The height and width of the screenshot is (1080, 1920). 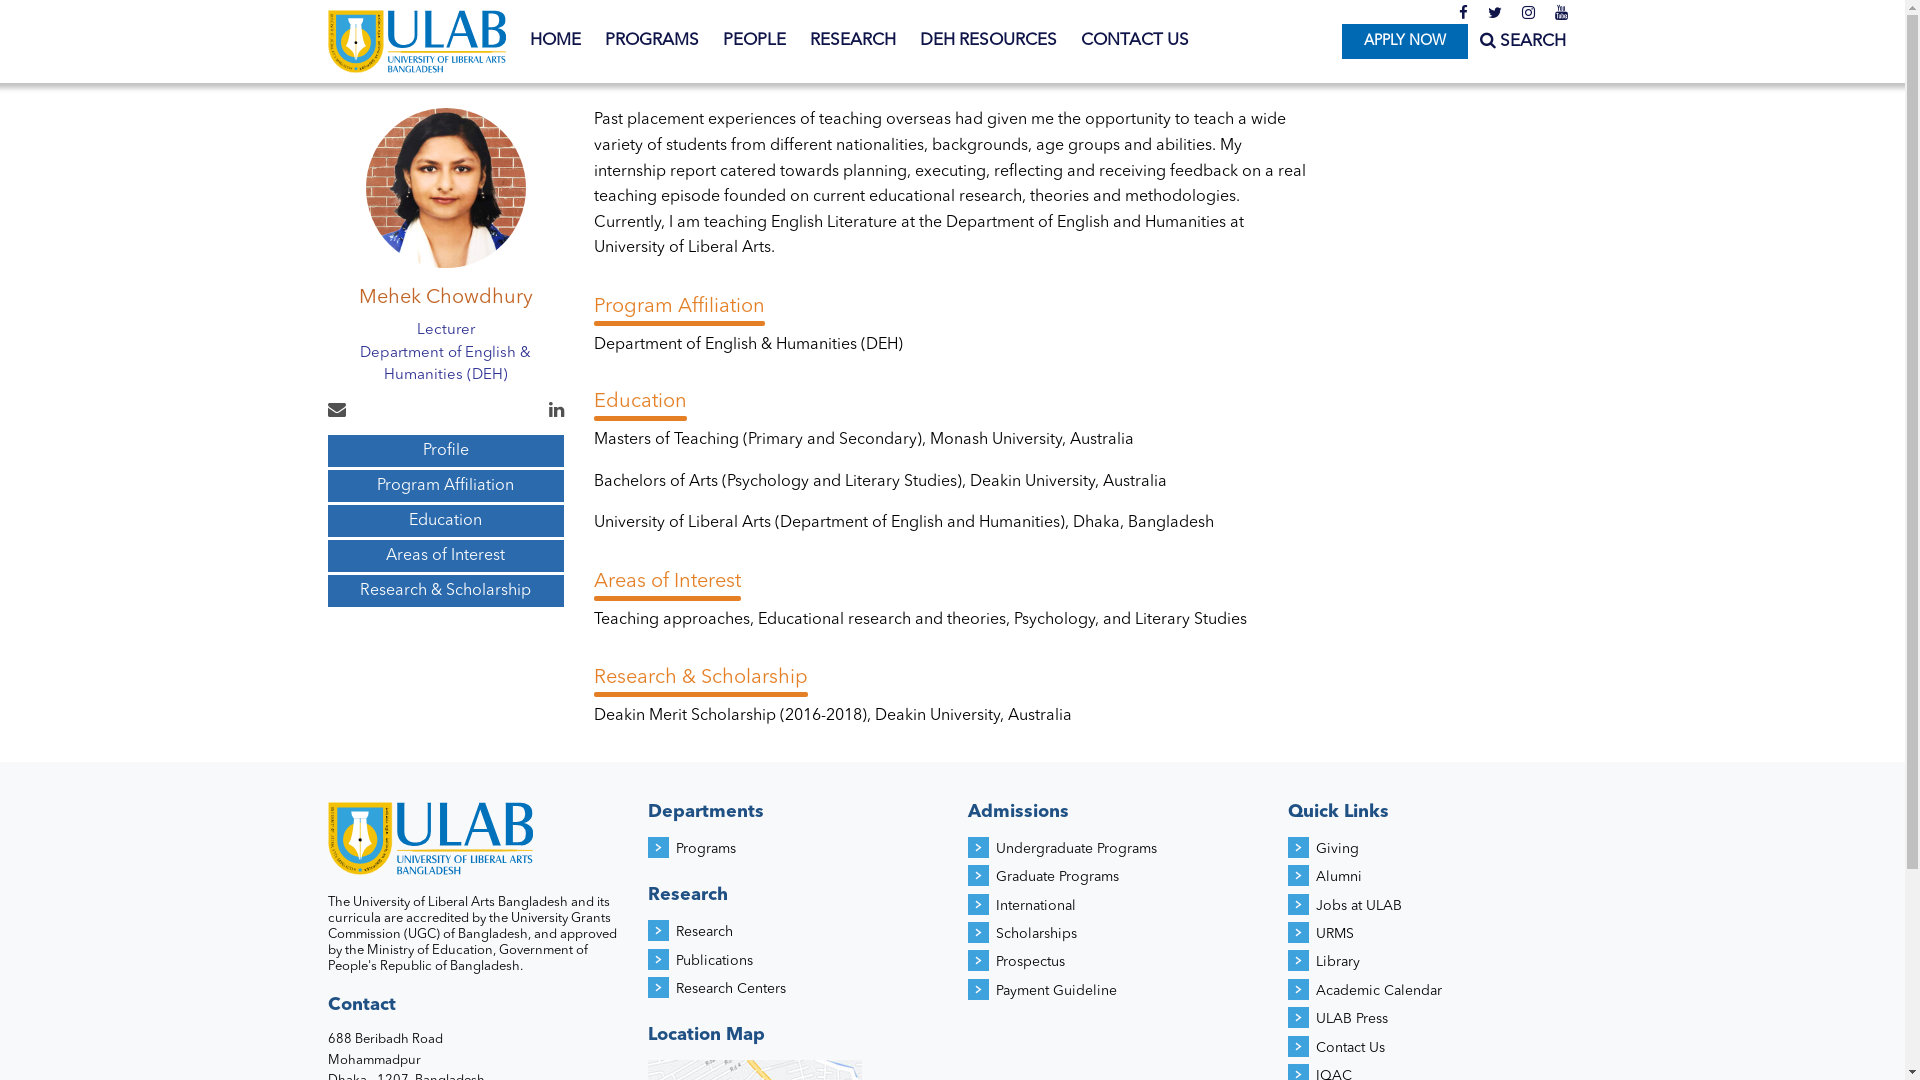 I want to click on 'Programs', so click(x=705, y=848).